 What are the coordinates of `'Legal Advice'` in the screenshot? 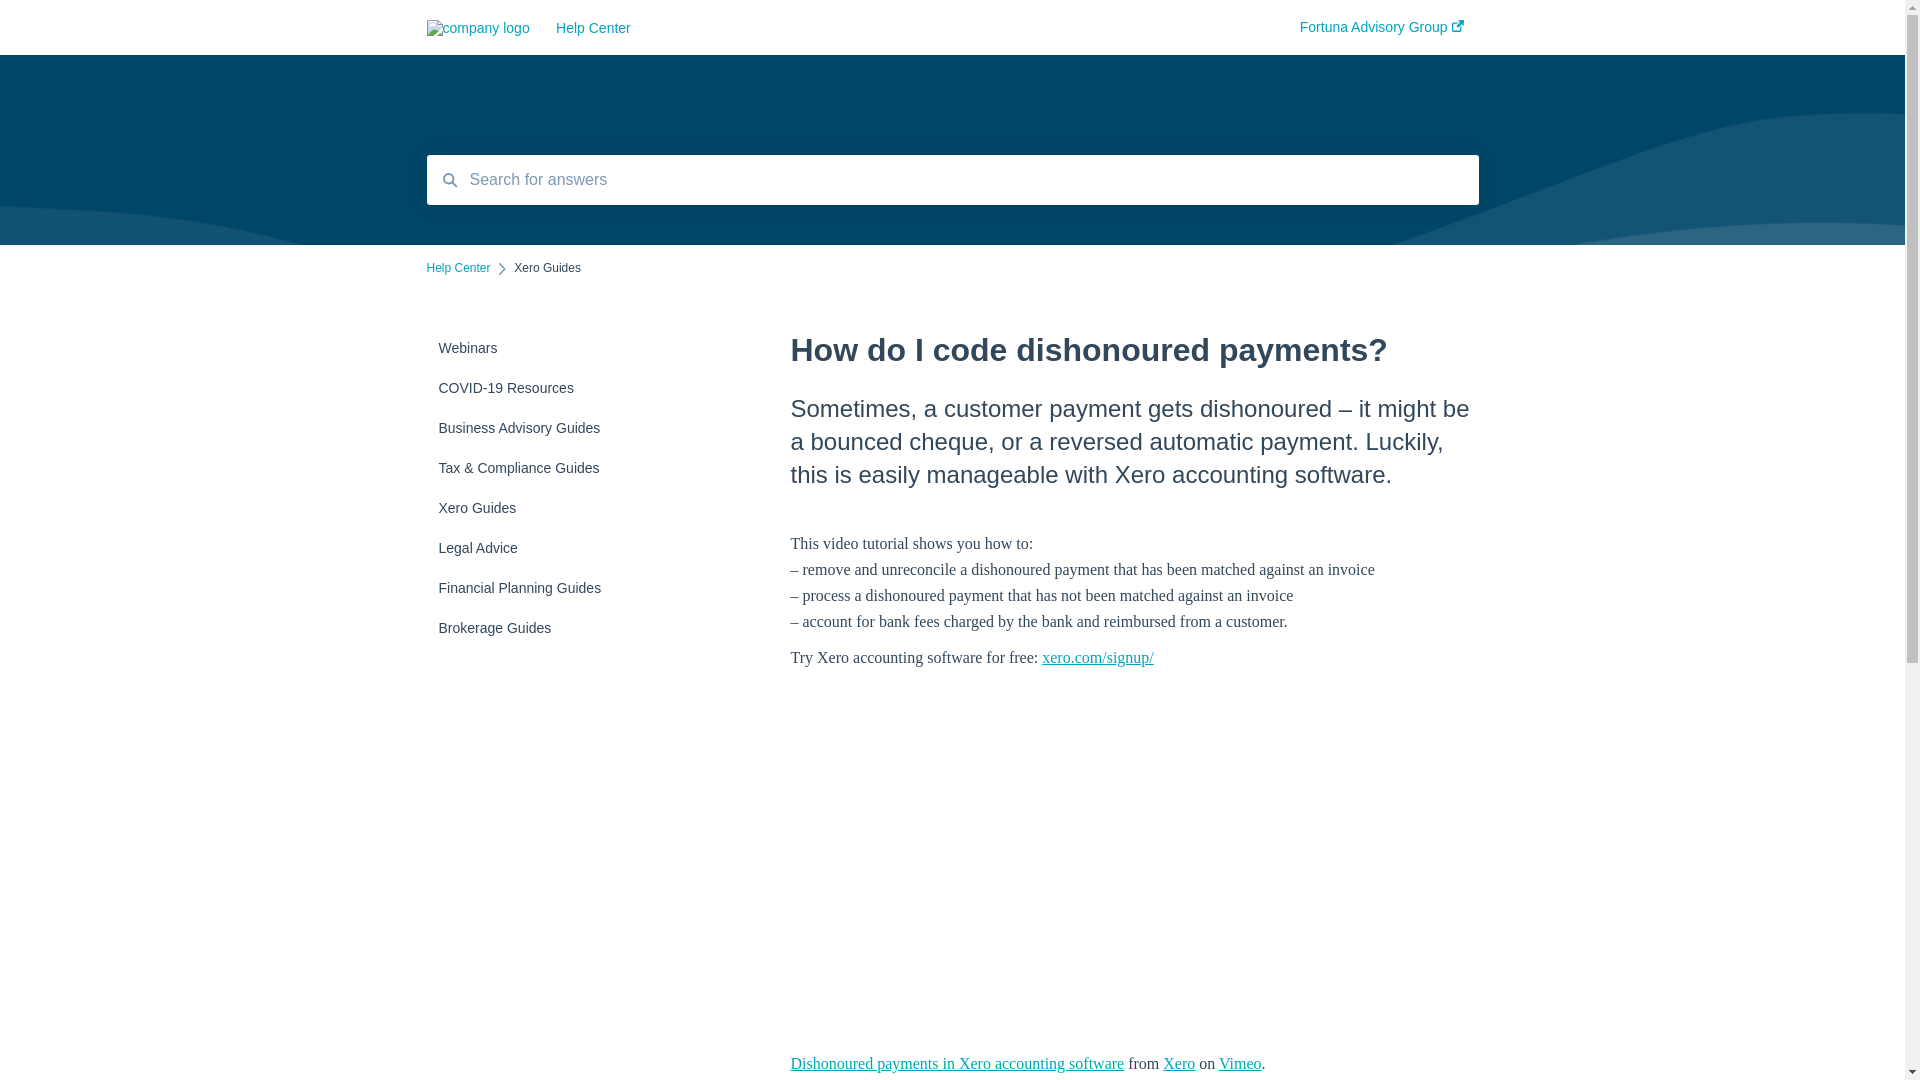 It's located at (546, 547).